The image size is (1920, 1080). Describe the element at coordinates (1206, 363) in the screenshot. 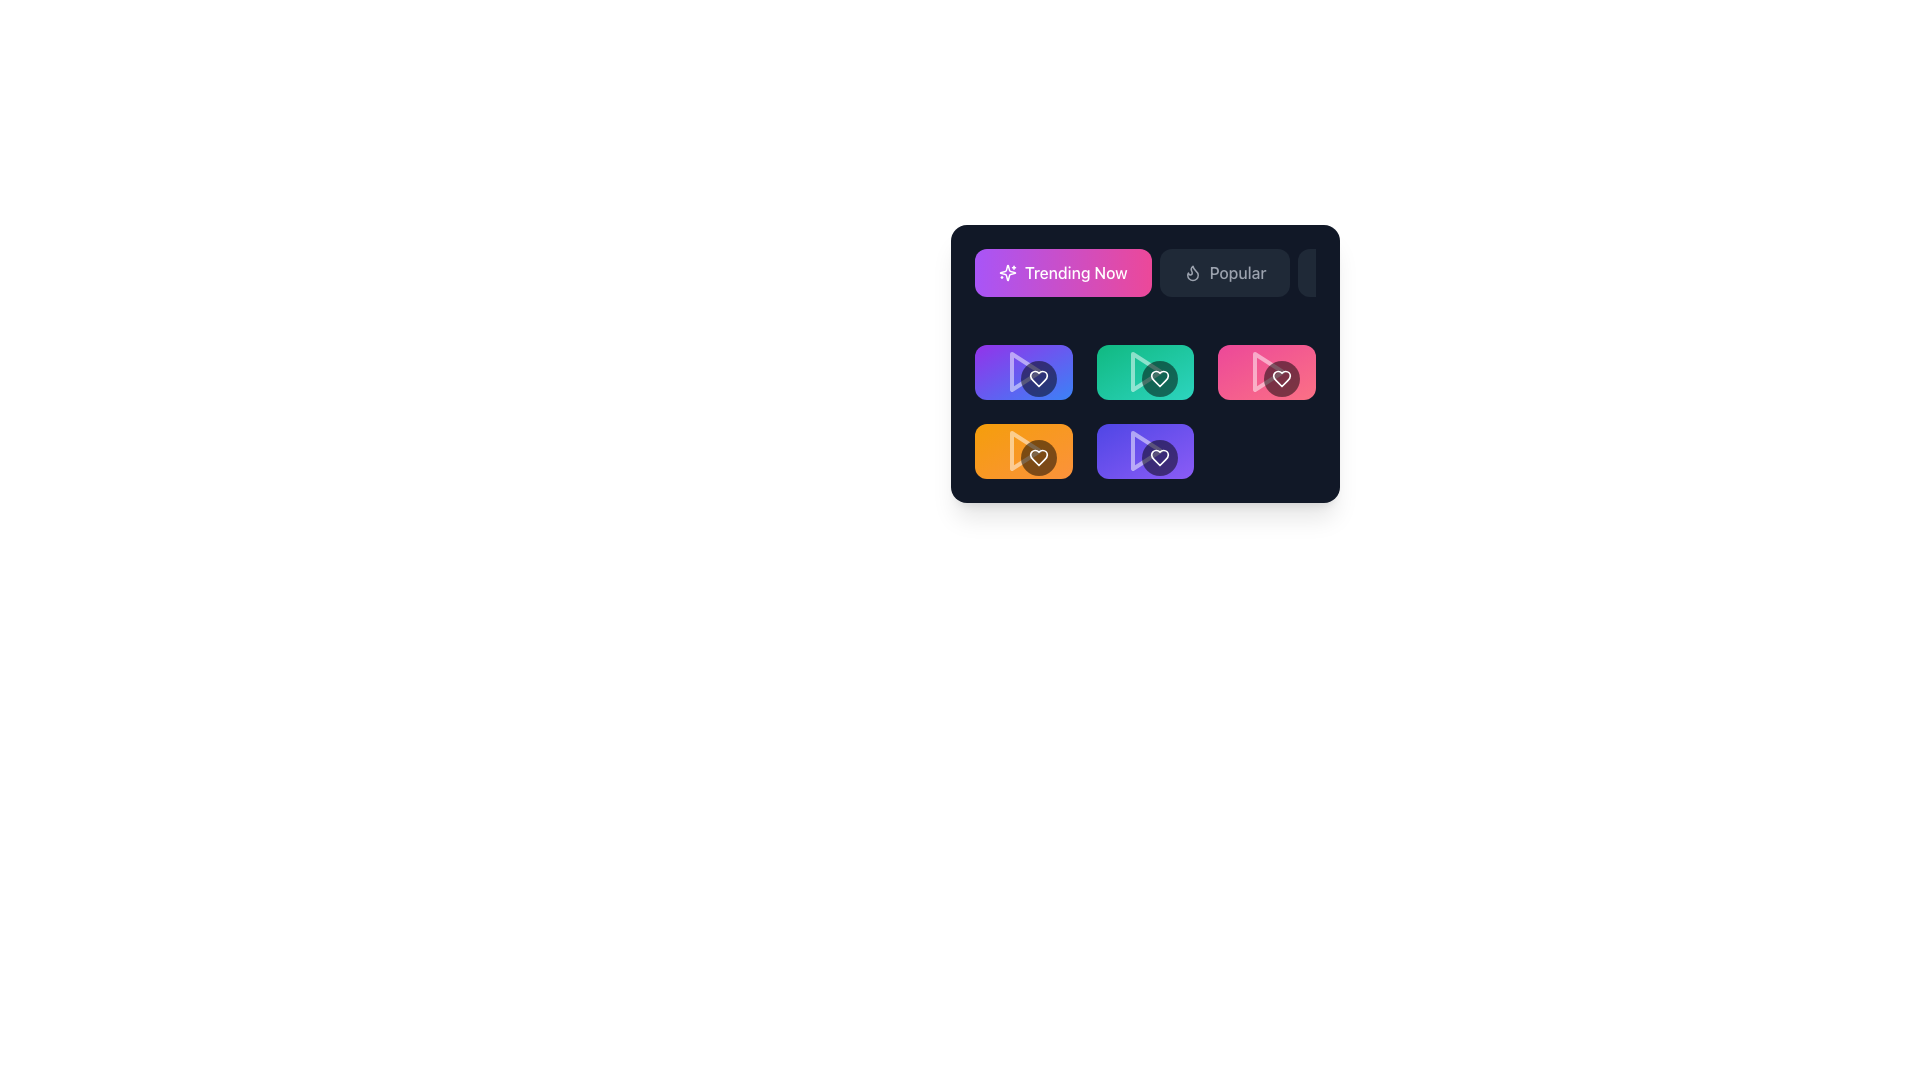

I see `the interactive button card located in the second row and first column of the 2x4 grid` at that location.